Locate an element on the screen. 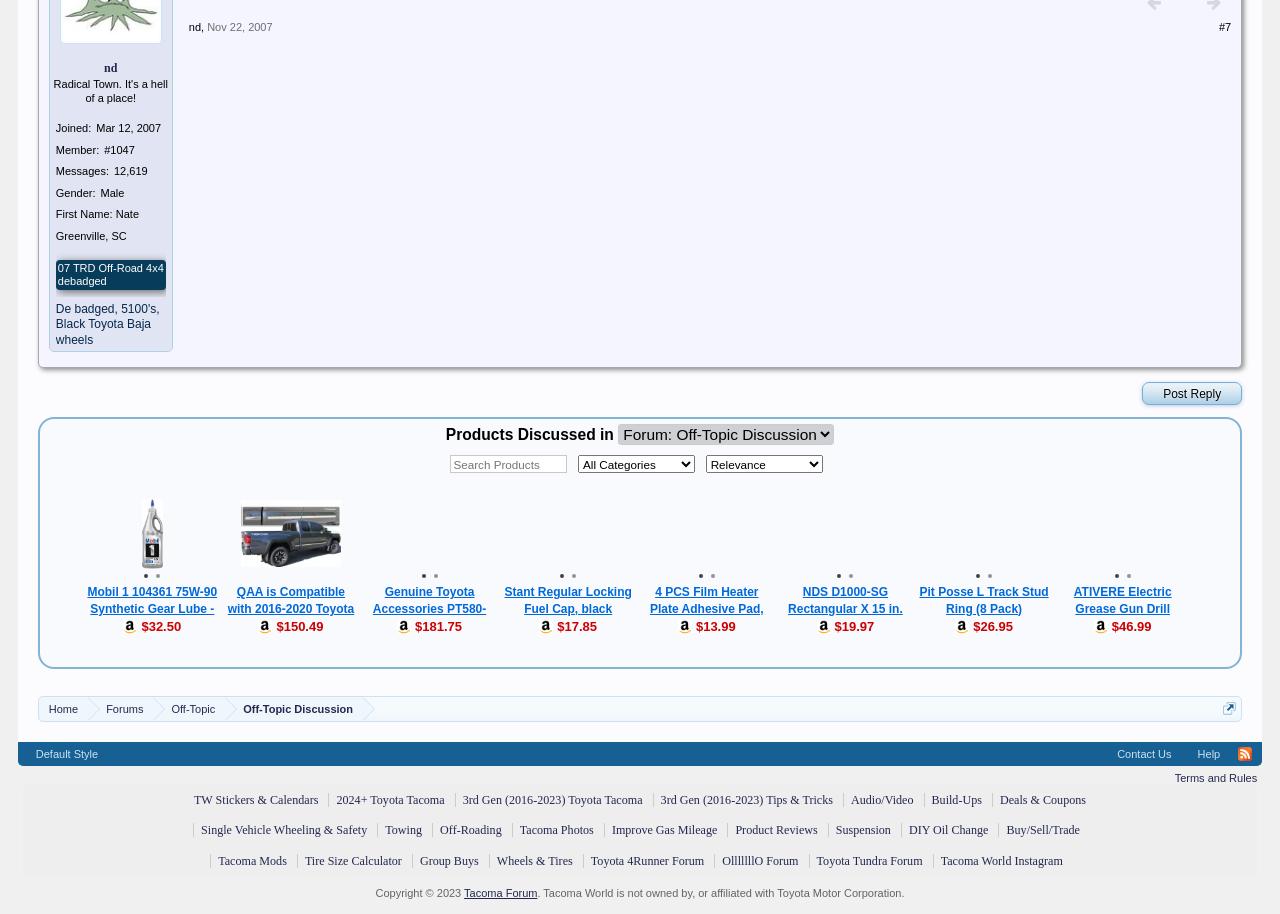 The height and width of the screenshot is (914, 1280). '3rd Gen (2016-2023) Tips & Tricks' is located at coordinates (744, 799).